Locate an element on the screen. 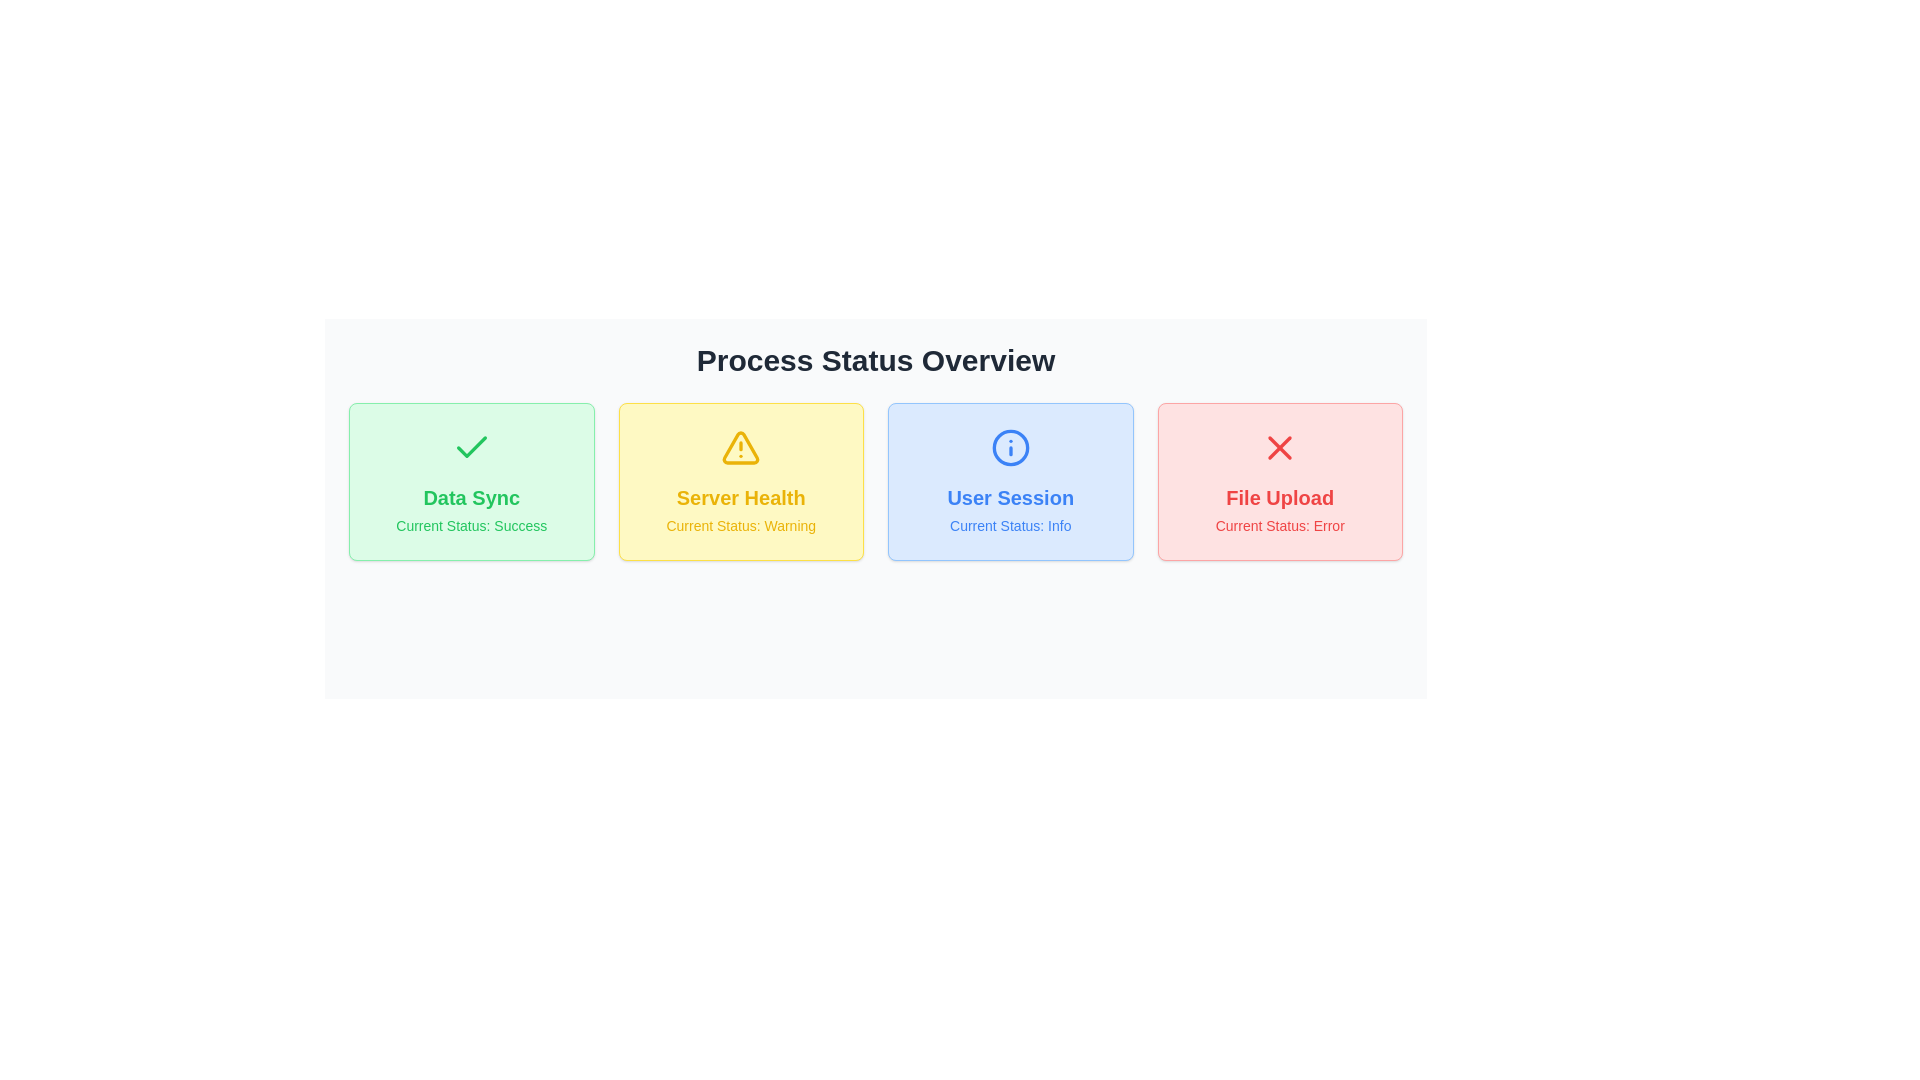 Image resolution: width=1920 pixels, height=1080 pixels. the green checkmark icon, which indicates success, located centrally within the first light green status card labeled 'Data Sync' is located at coordinates (470, 446).